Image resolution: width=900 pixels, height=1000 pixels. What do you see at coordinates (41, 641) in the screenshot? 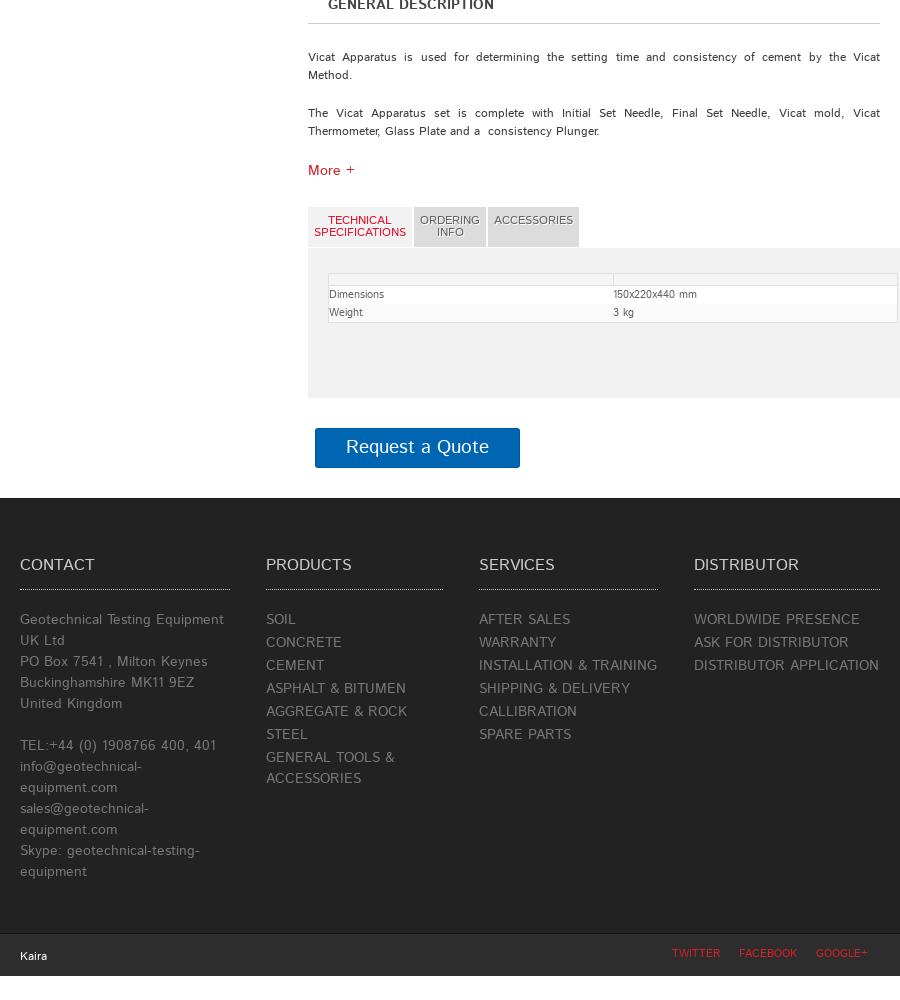
I see `'UK Ltd'` at bounding box center [41, 641].